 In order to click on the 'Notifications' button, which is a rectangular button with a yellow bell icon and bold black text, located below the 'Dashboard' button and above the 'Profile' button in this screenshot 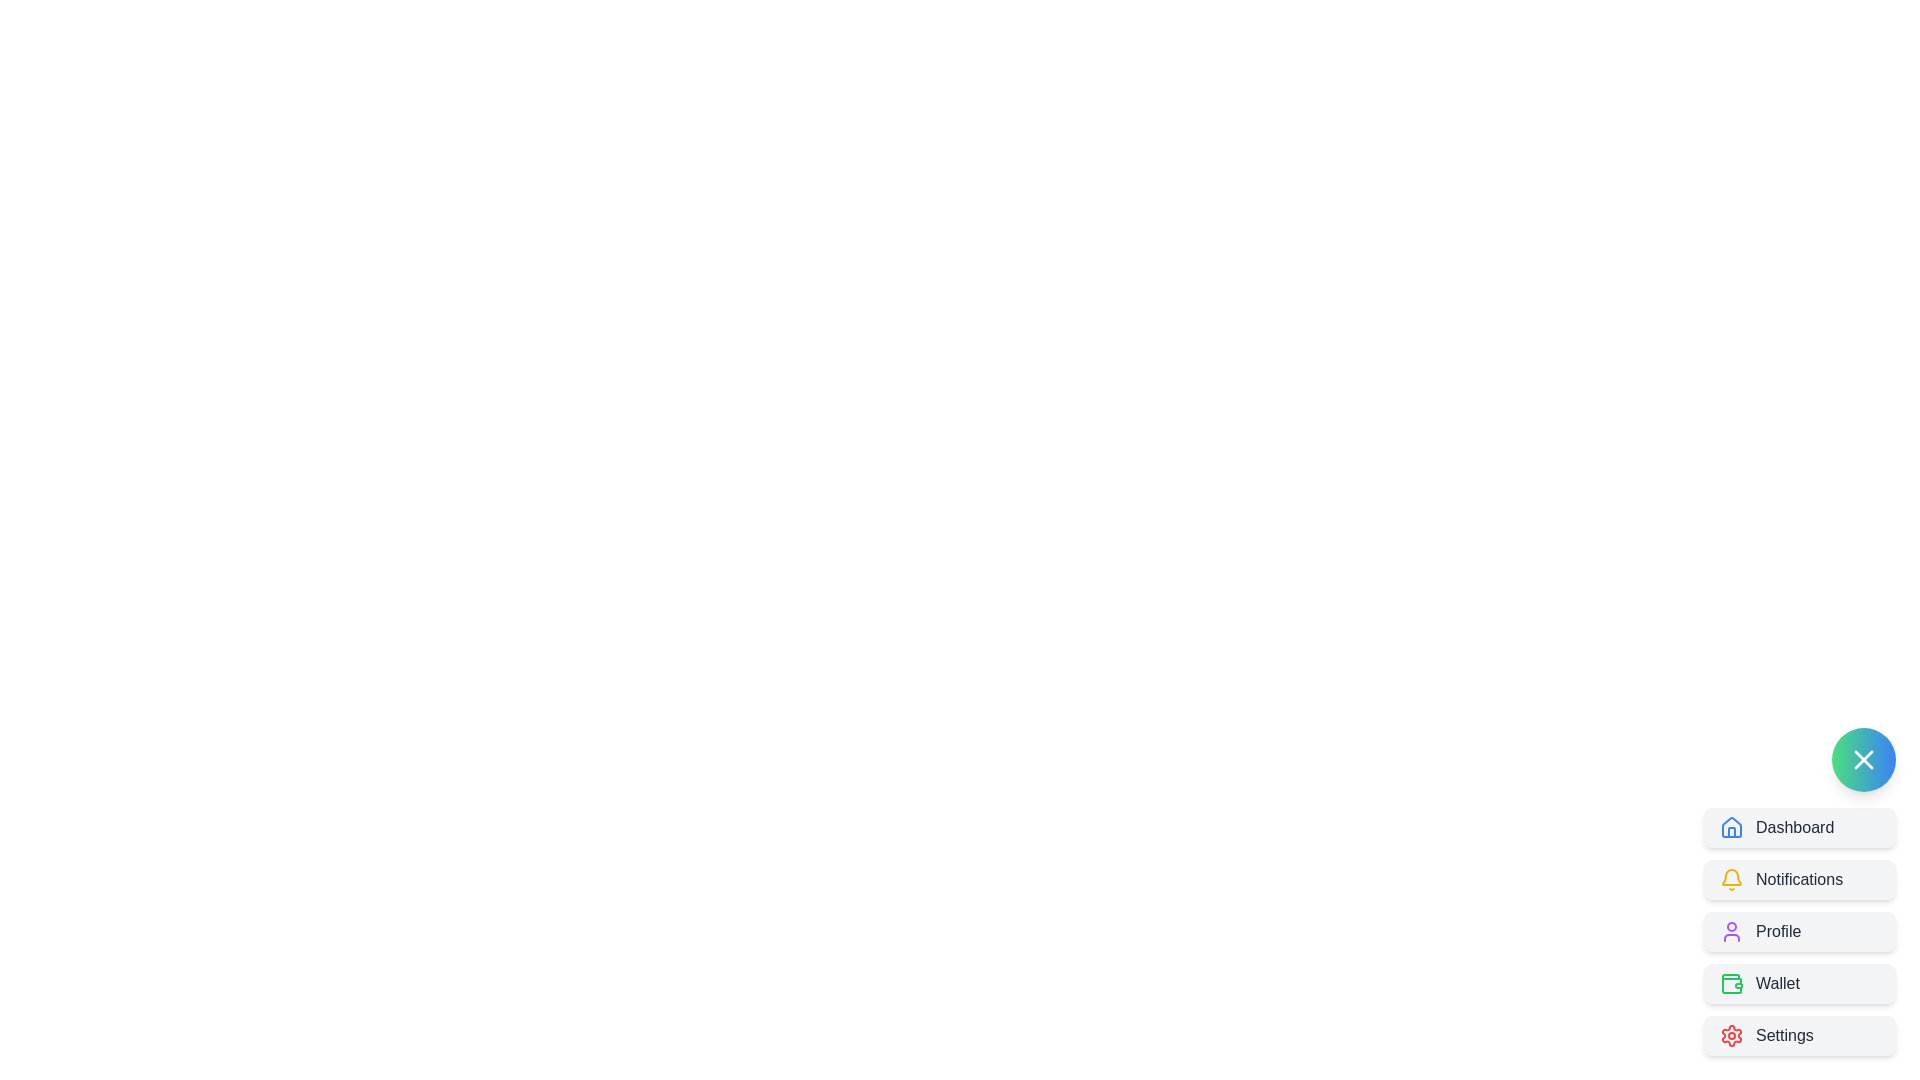, I will do `click(1800, 878)`.